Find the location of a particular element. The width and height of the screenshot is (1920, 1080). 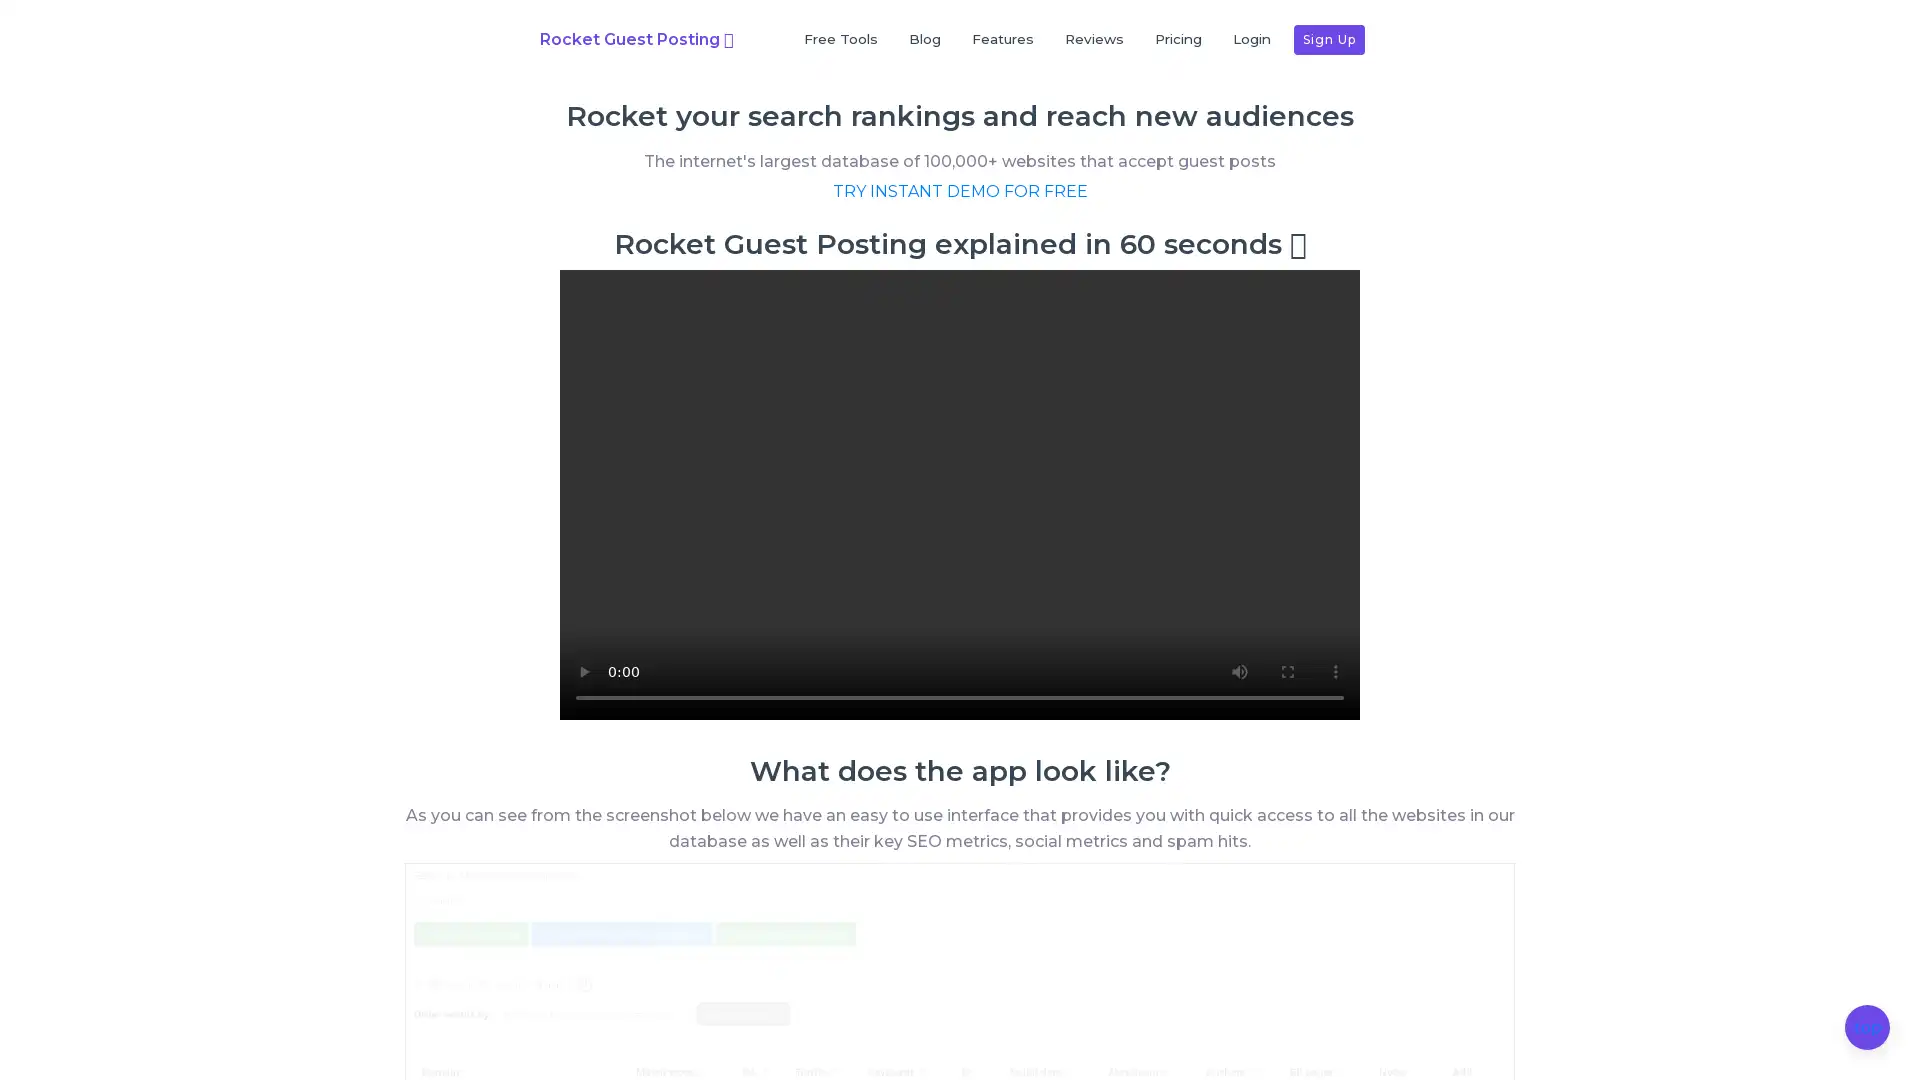

show more media controls is located at coordinates (1335, 721).